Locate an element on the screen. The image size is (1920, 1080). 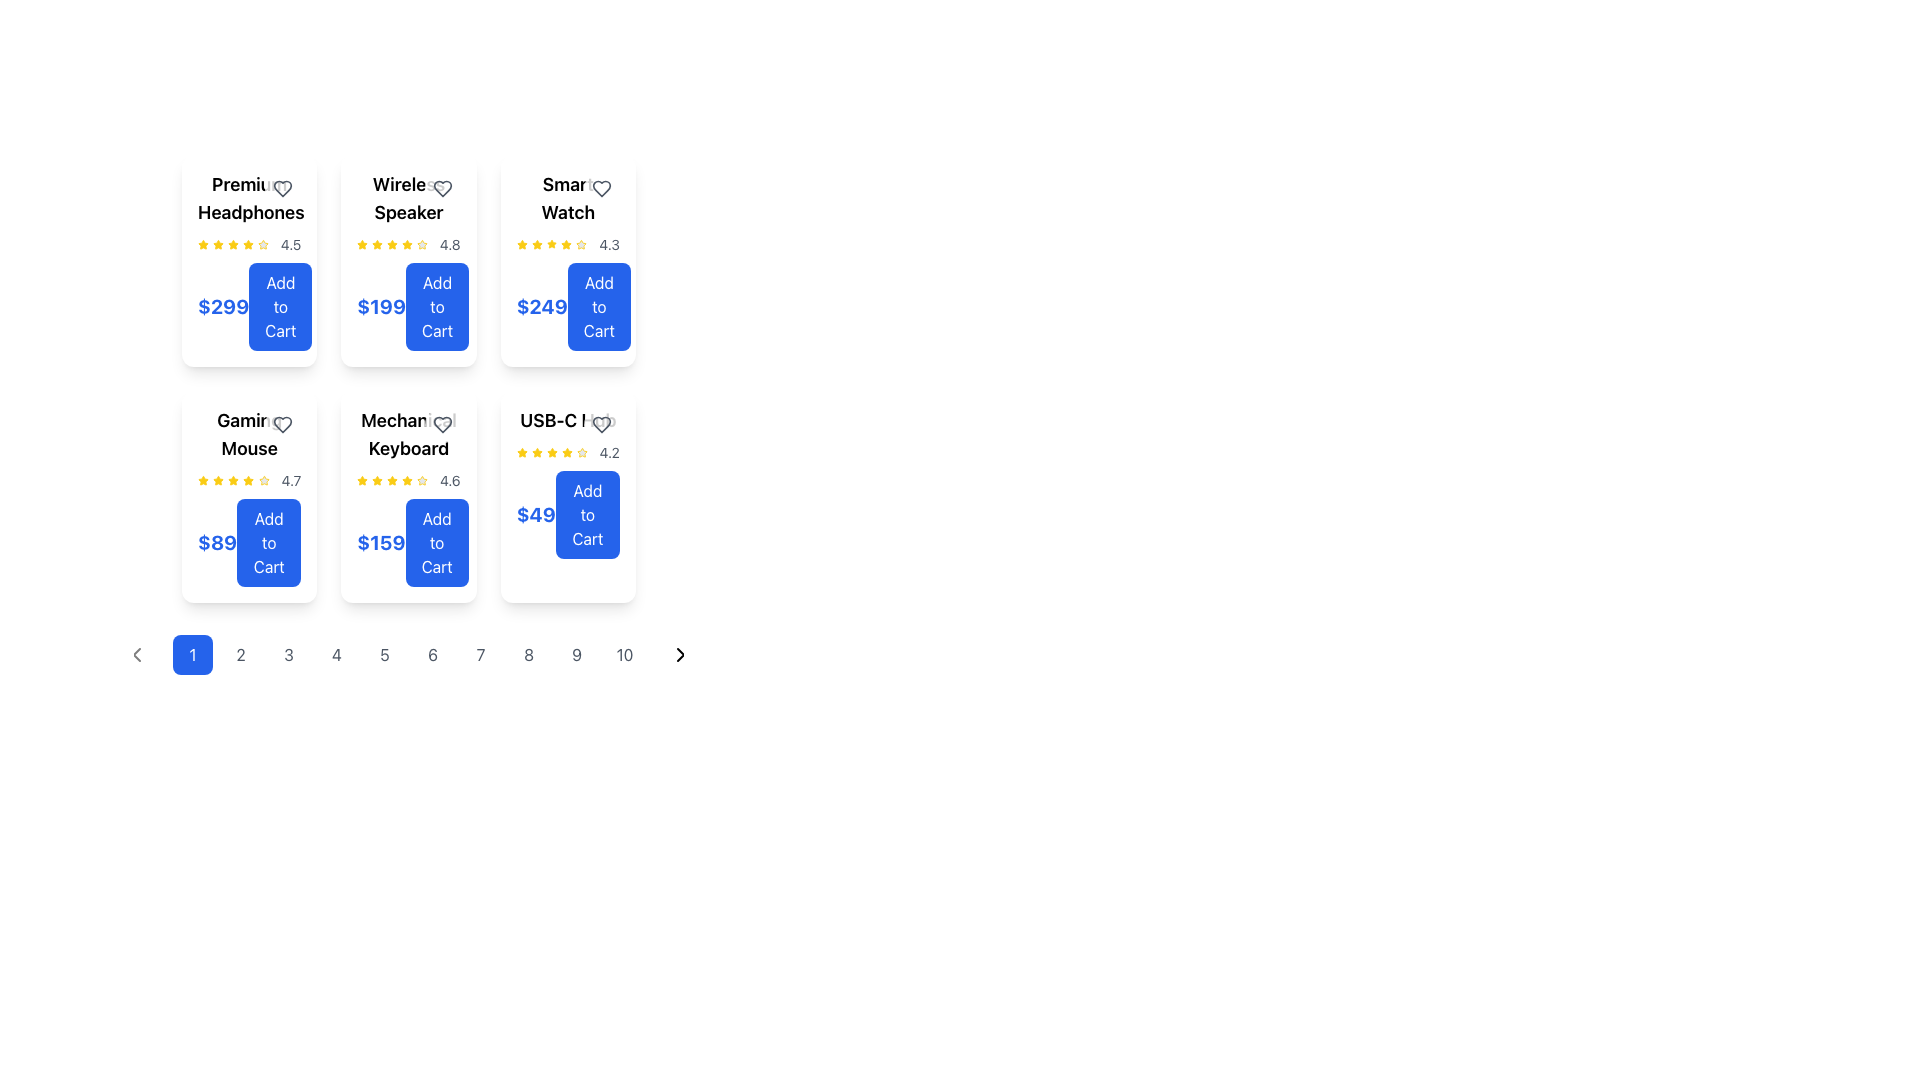
the highlighted yellow star icon in the rating section of the 'USB-C H' card is located at coordinates (566, 452).